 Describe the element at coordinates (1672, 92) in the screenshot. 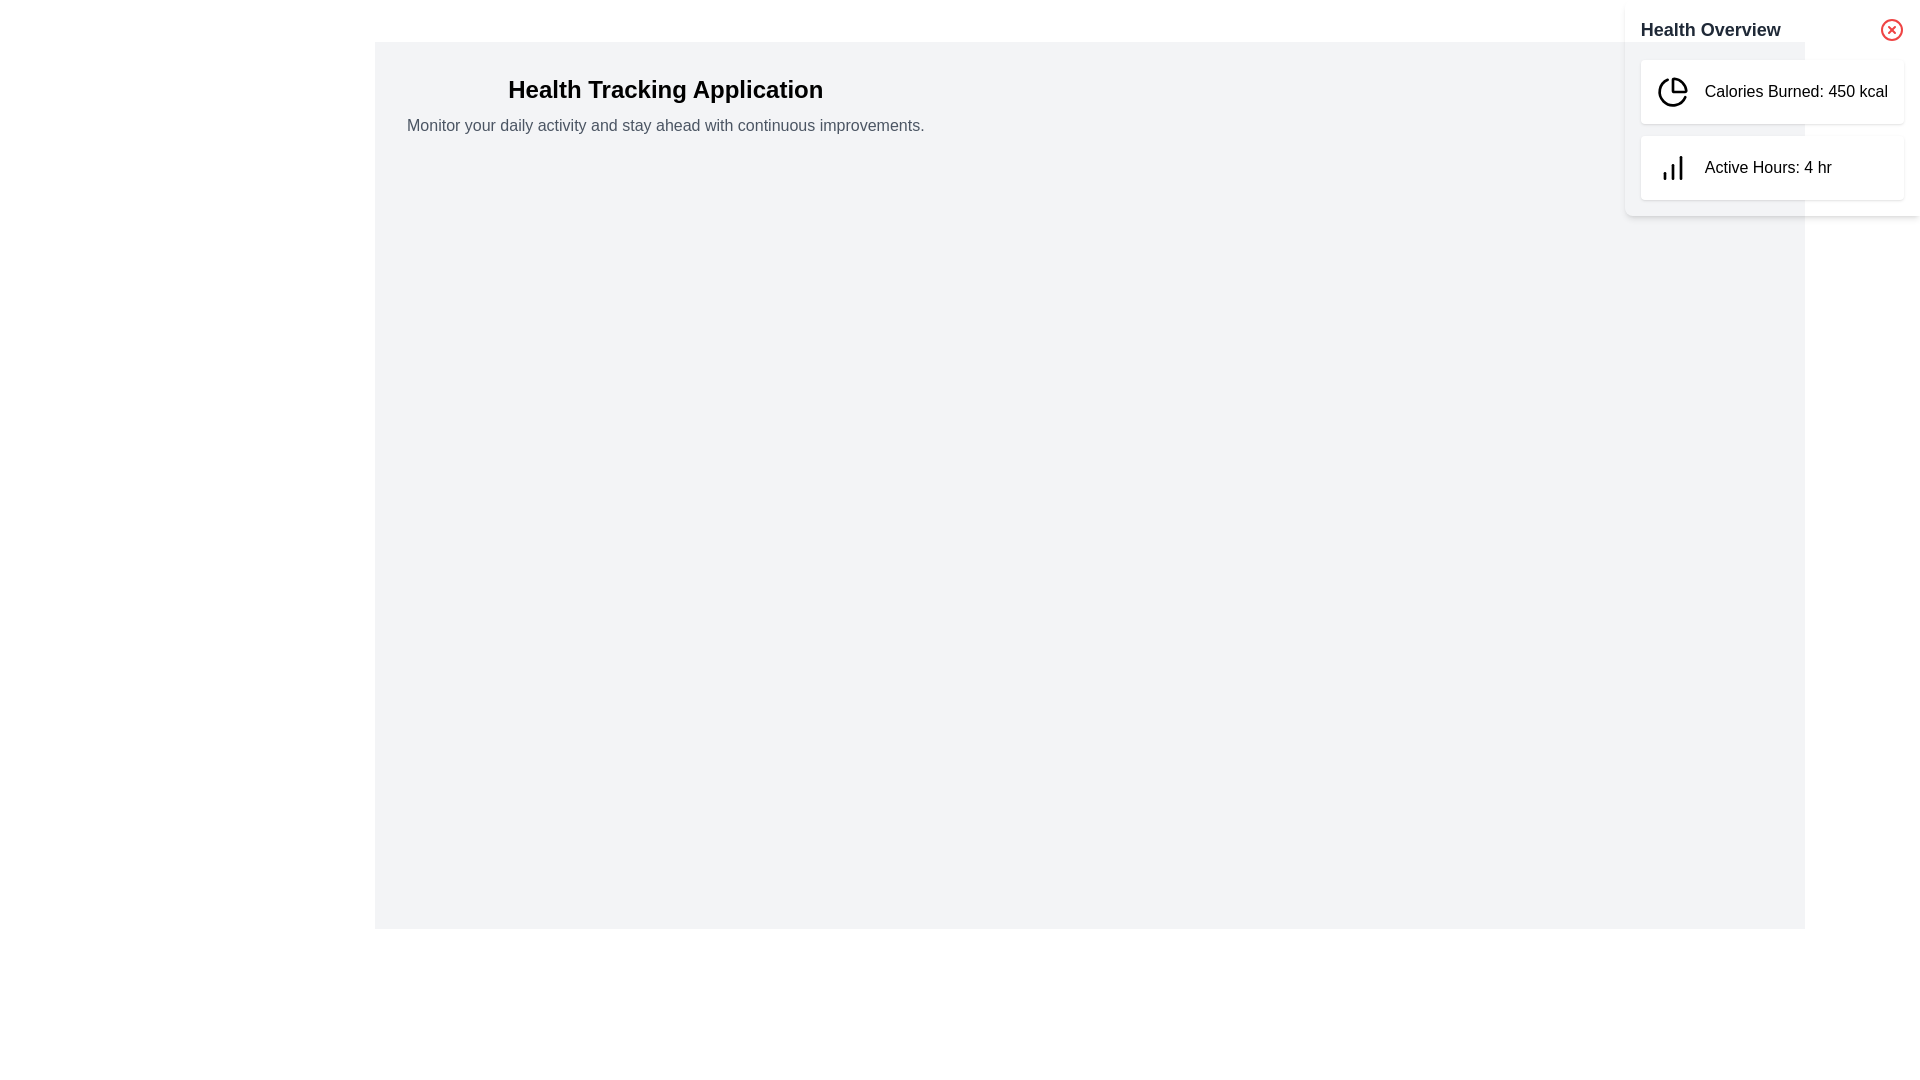

I see `the green pie chart icon with a black outline located in the top-left corner of the 'Calories Burned: 450 kcal' card` at that location.